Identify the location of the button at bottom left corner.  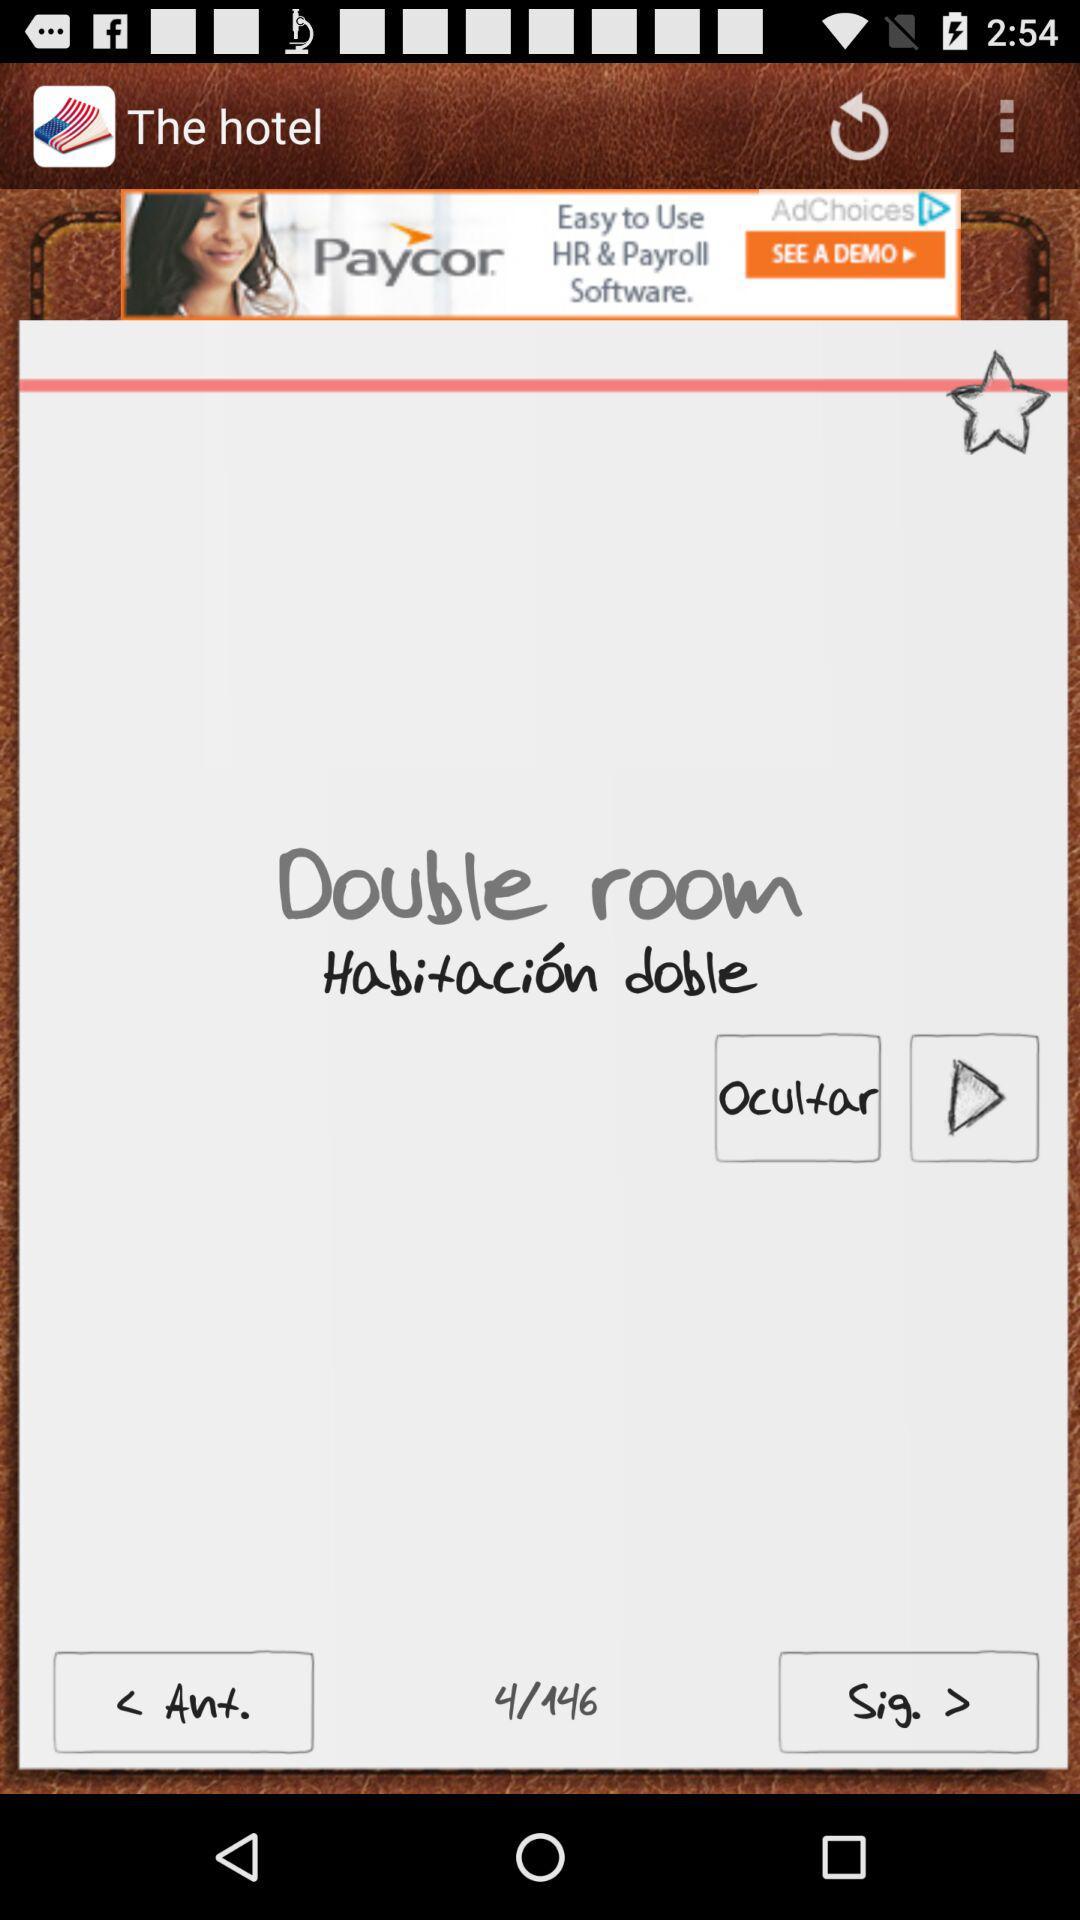
(184, 1700).